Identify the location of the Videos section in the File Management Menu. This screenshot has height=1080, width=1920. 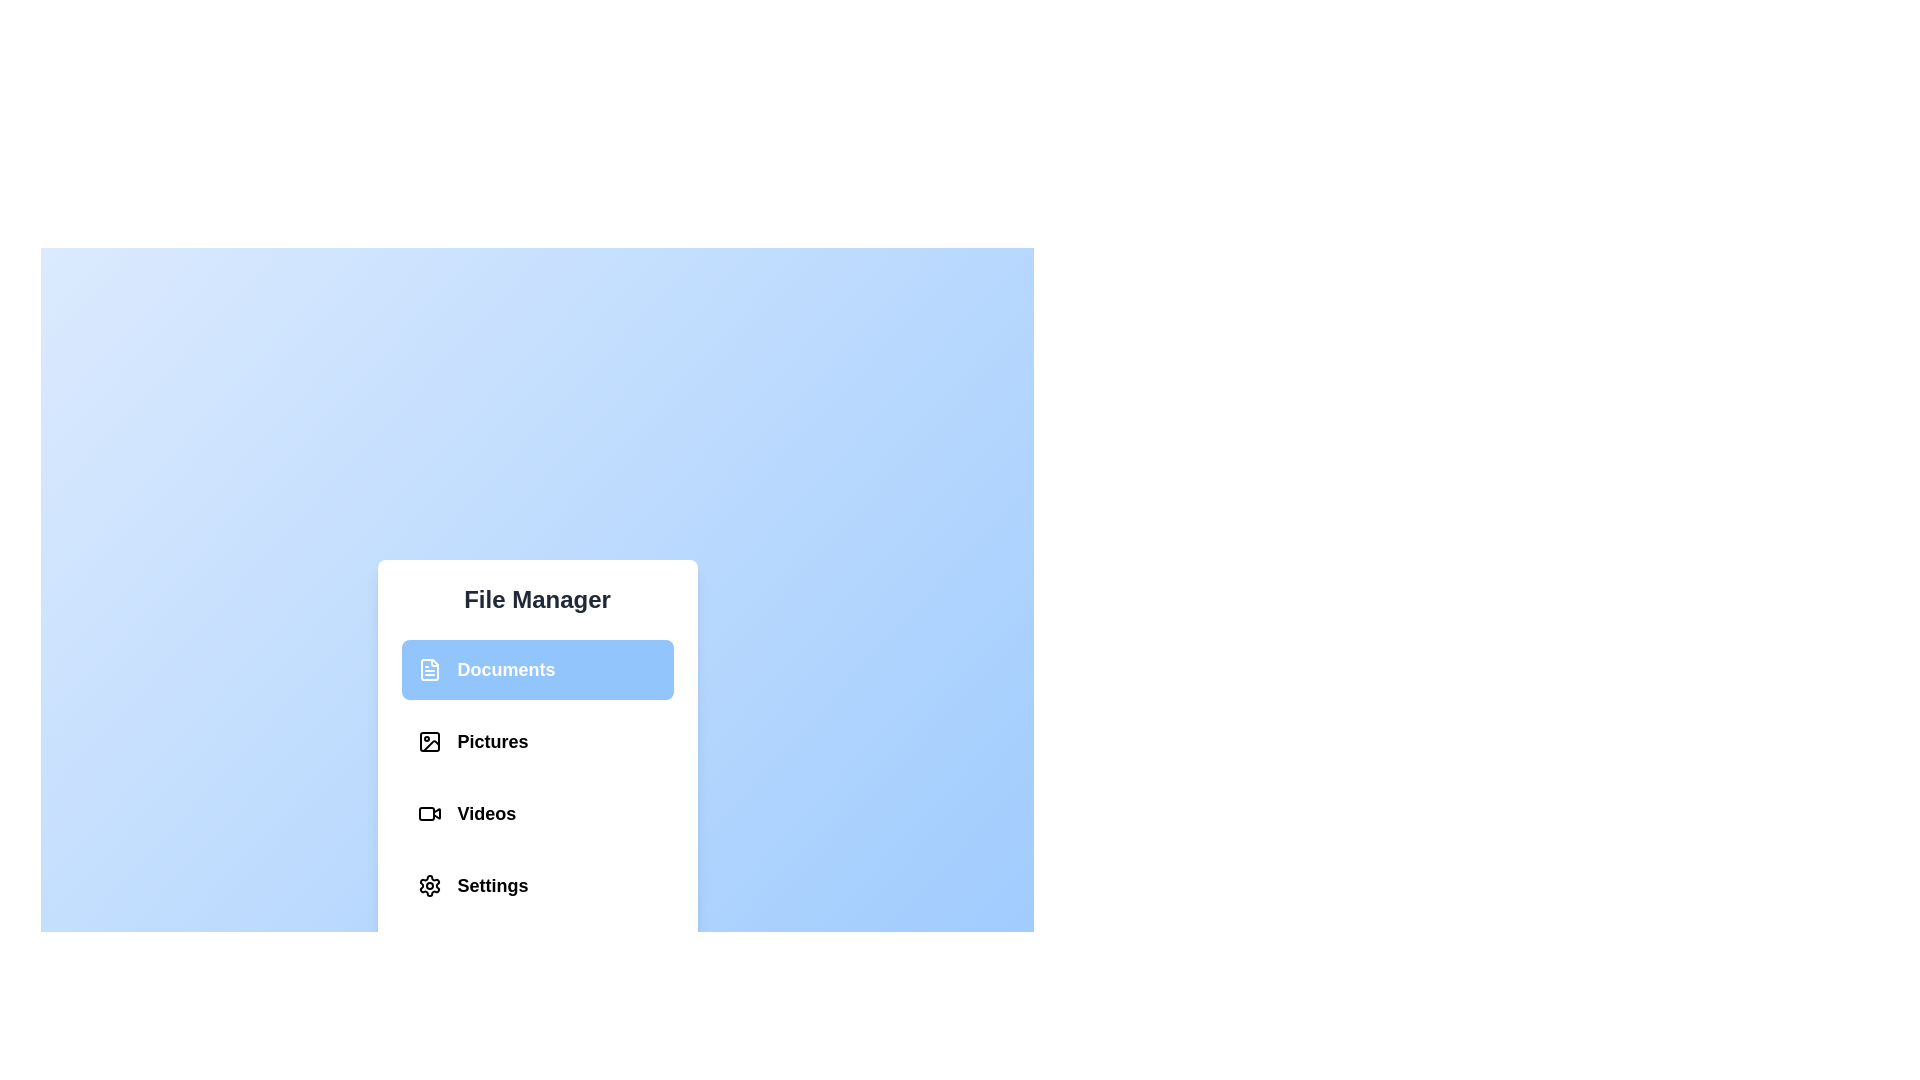
(428, 813).